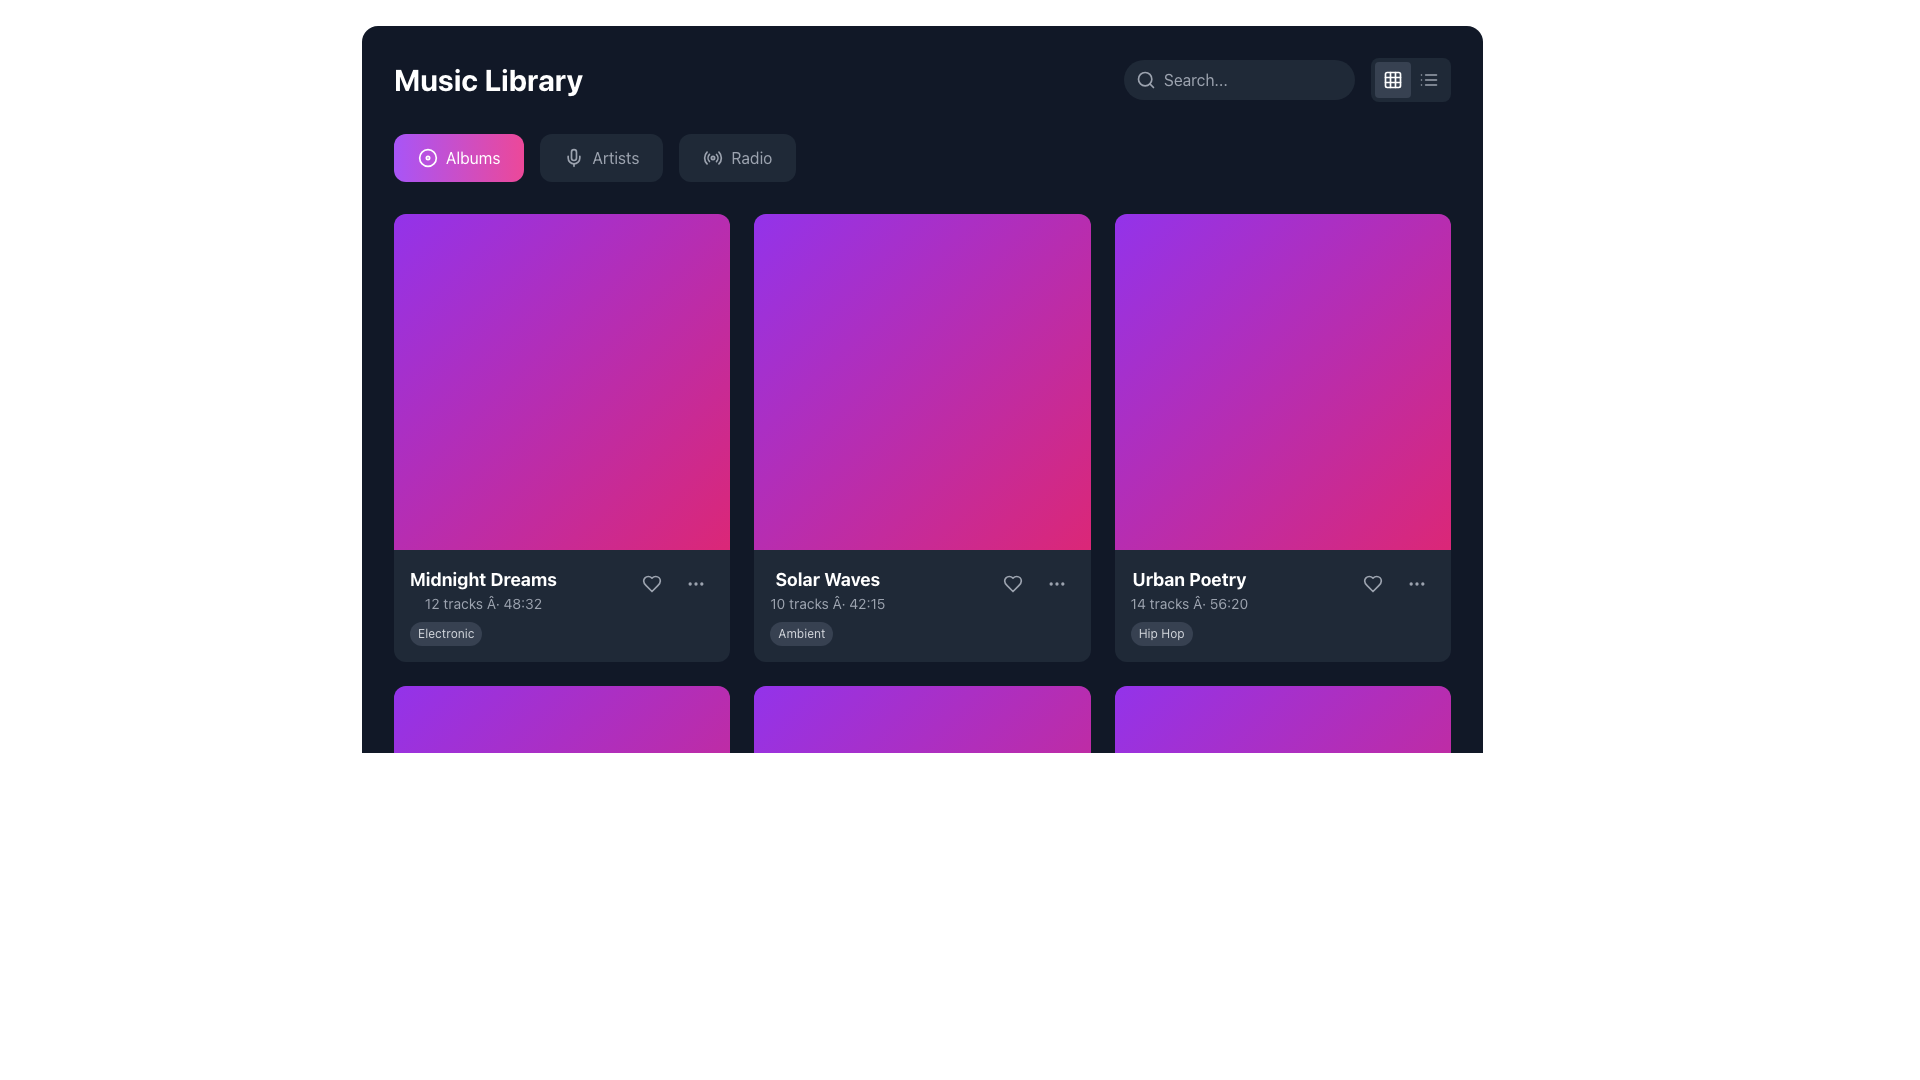 The width and height of the screenshot is (1920, 1080). What do you see at coordinates (1415, 583) in the screenshot?
I see `the ellipsis icon represented by three equally spaced dots in the bottom-right corner of the 'Urban Poetry' card` at bounding box center [1415, 583].